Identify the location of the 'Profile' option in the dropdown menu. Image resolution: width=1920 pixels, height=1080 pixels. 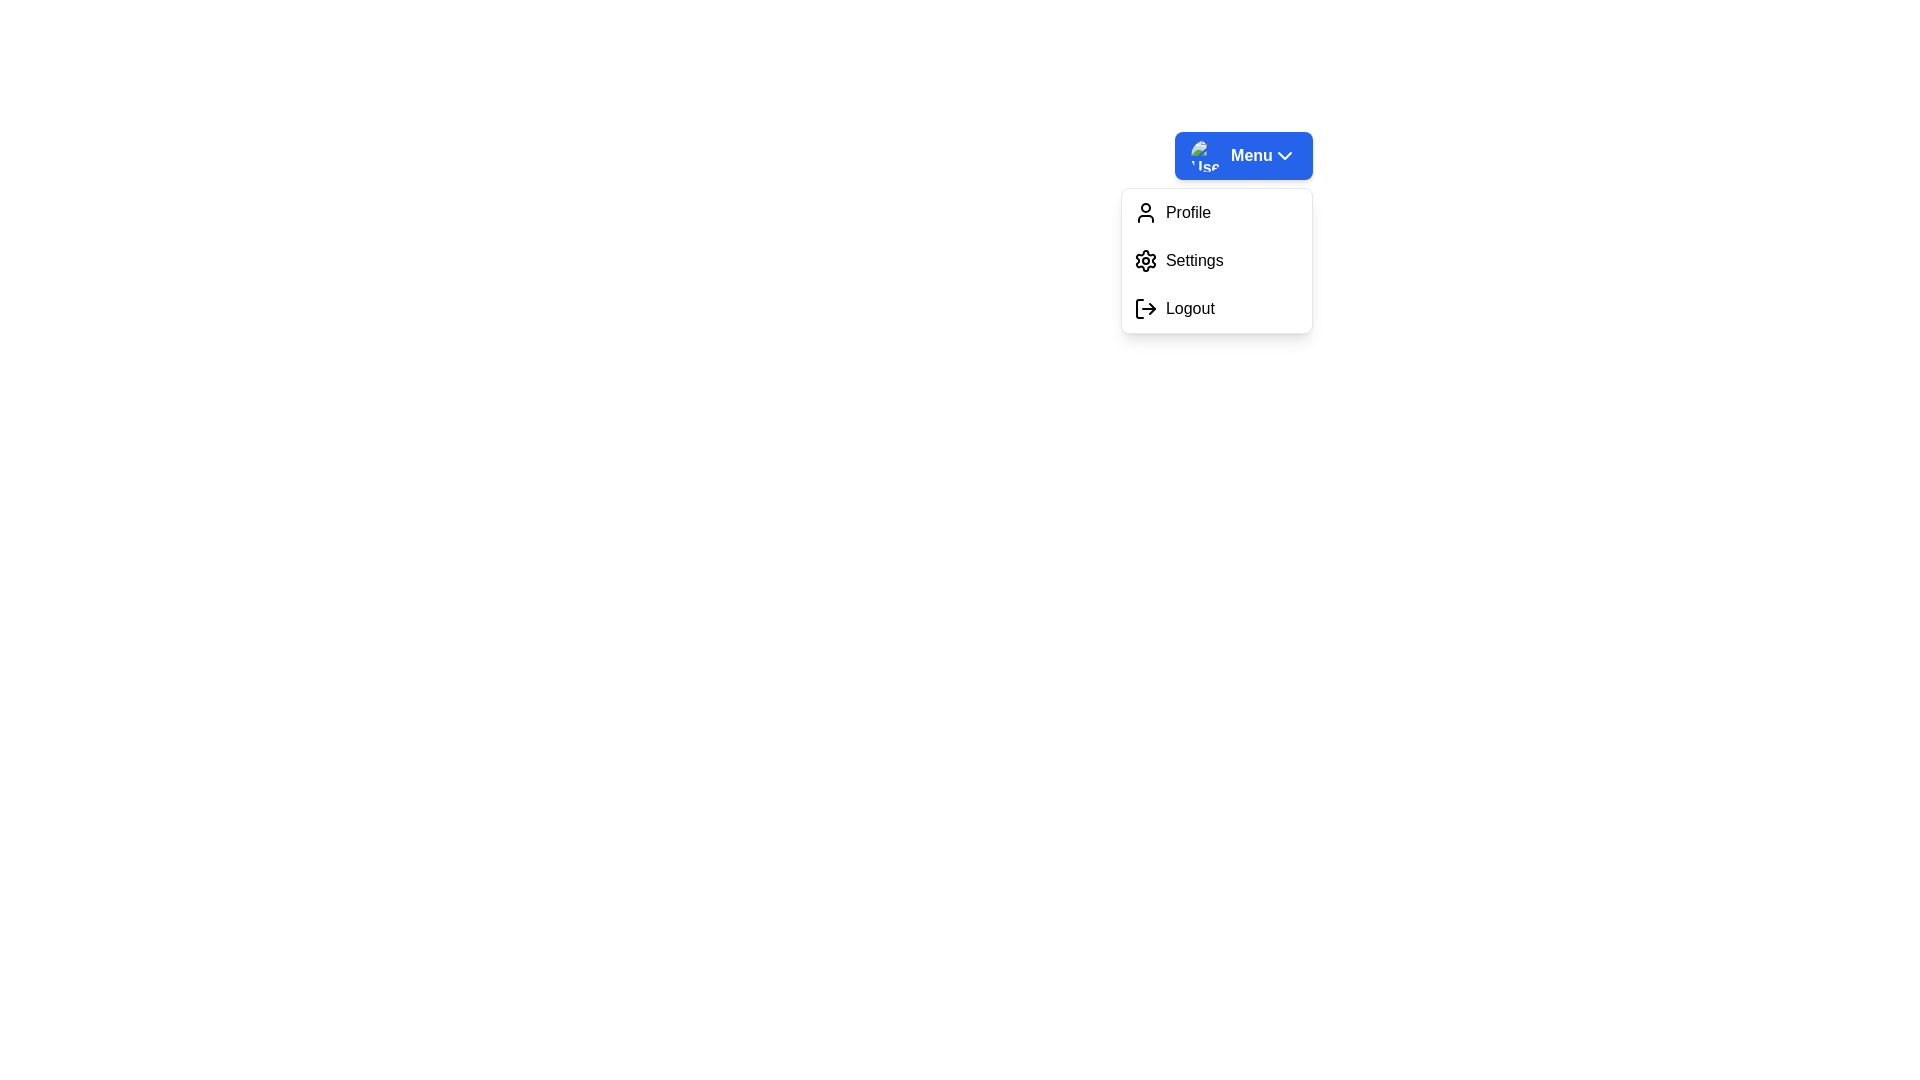
(1215, 212).